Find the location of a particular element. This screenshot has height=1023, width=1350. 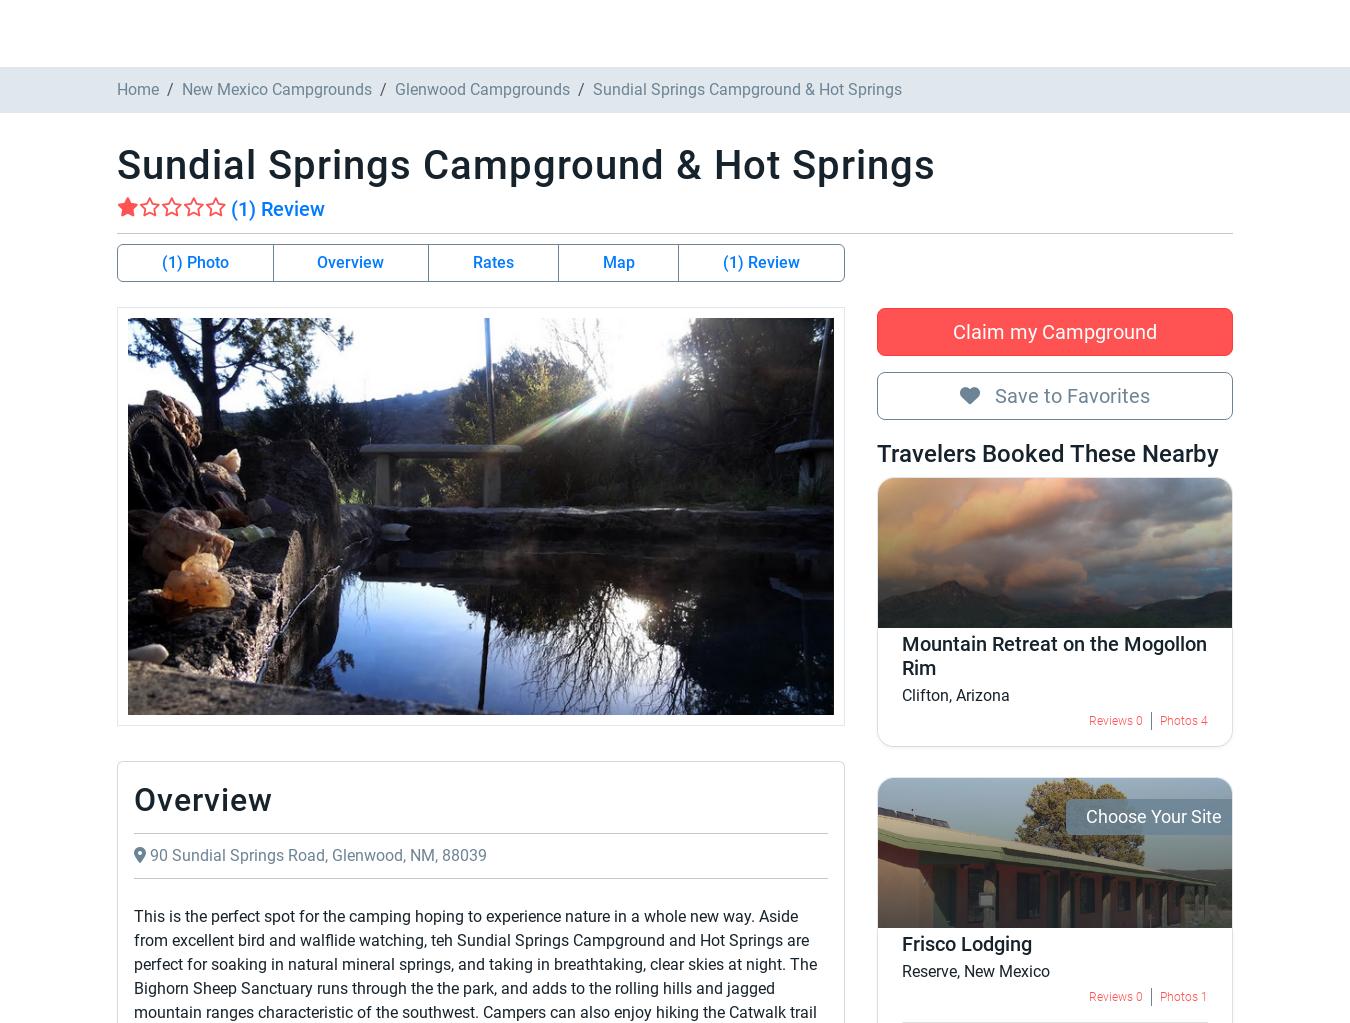

'Frisco Lodging' is located at coordinates (583, 607).